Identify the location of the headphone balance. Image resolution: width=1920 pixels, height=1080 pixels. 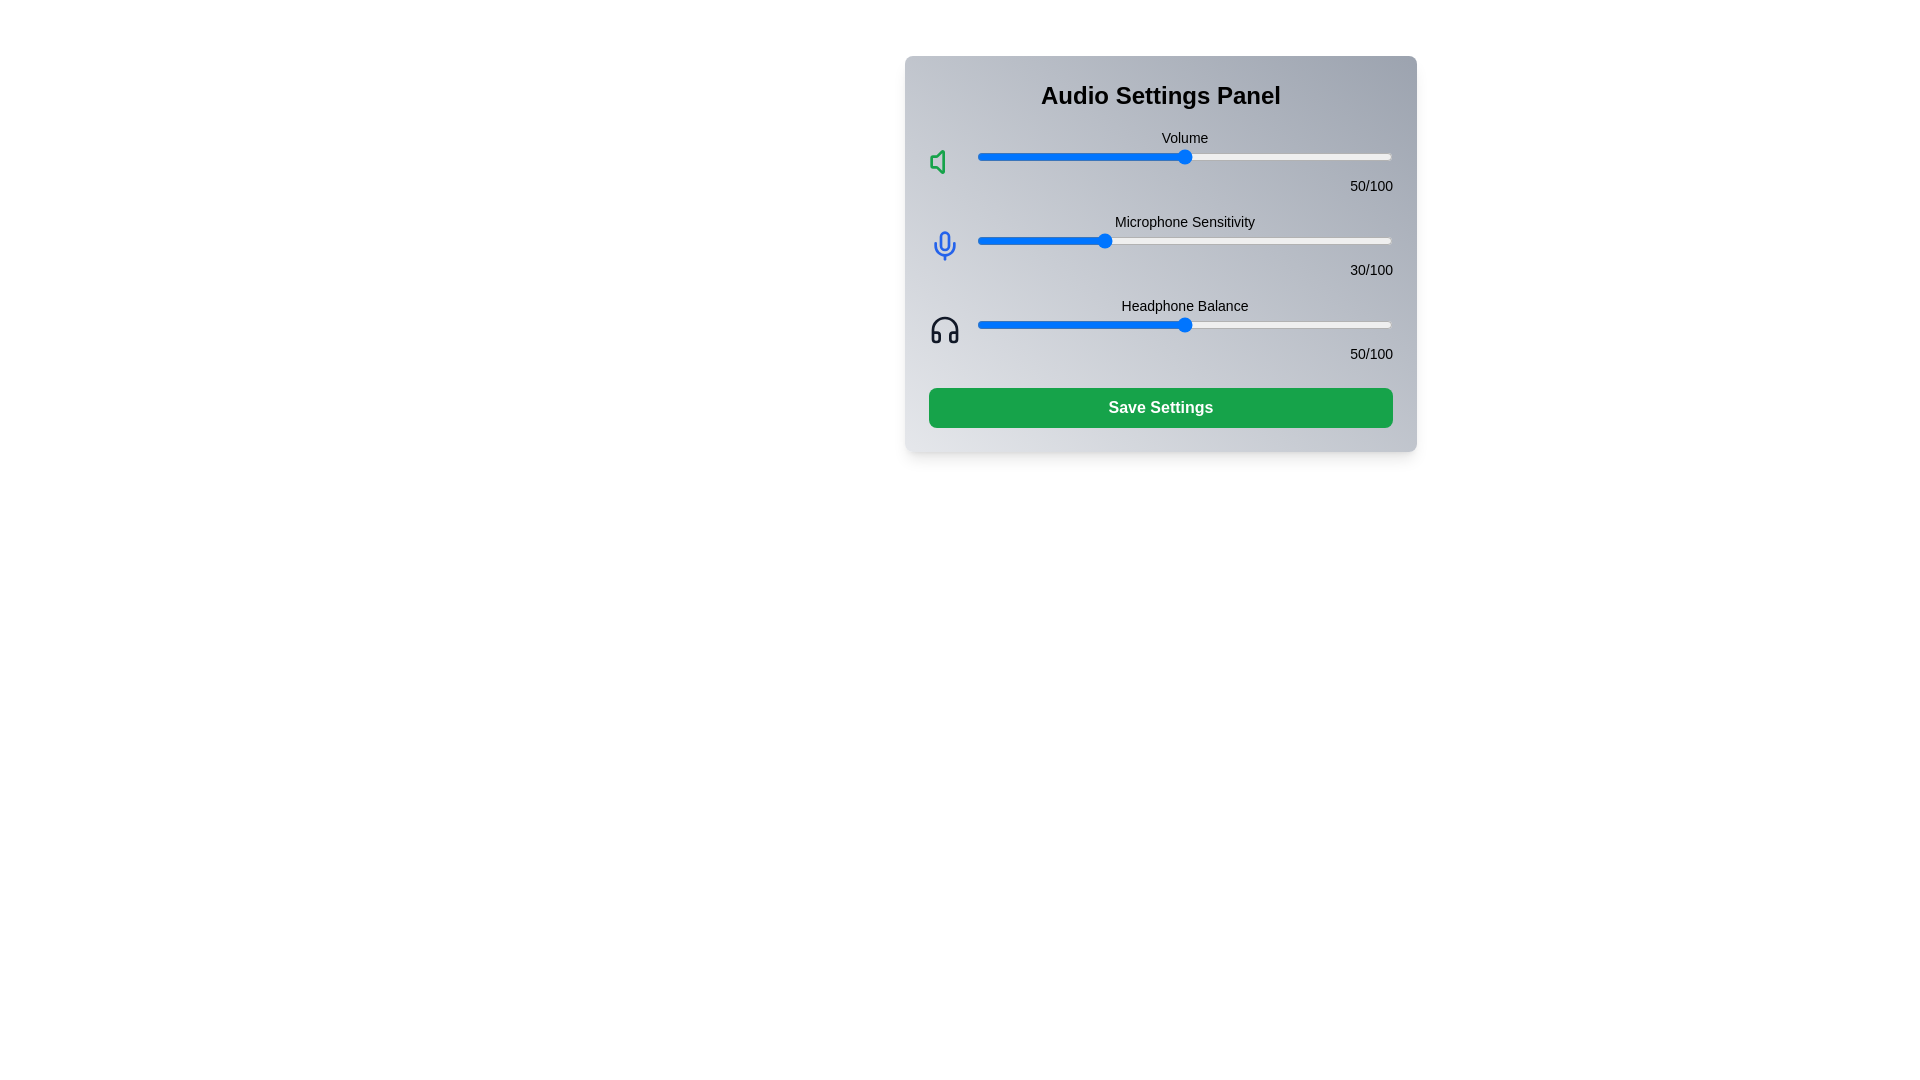
(1330, 323).